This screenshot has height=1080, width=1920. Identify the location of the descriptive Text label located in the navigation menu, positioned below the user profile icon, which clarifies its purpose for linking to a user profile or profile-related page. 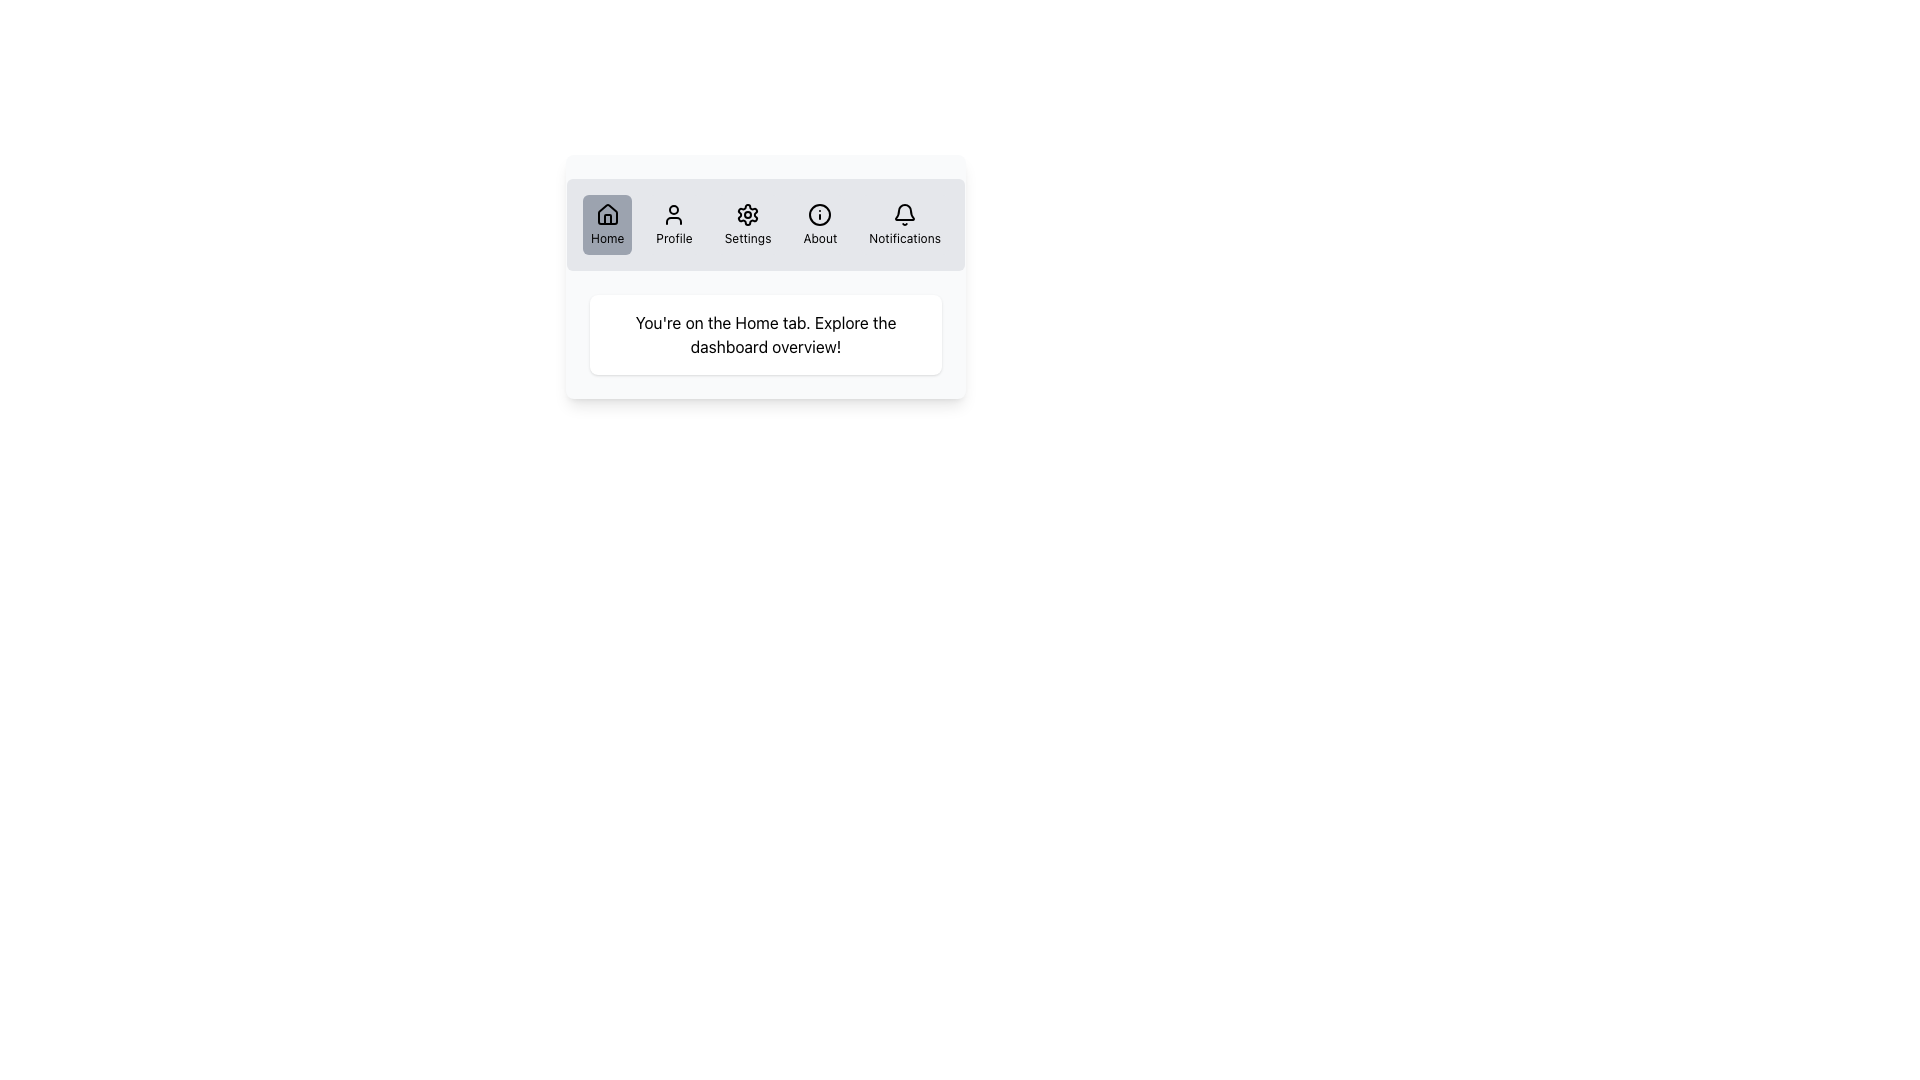
(674, 238).